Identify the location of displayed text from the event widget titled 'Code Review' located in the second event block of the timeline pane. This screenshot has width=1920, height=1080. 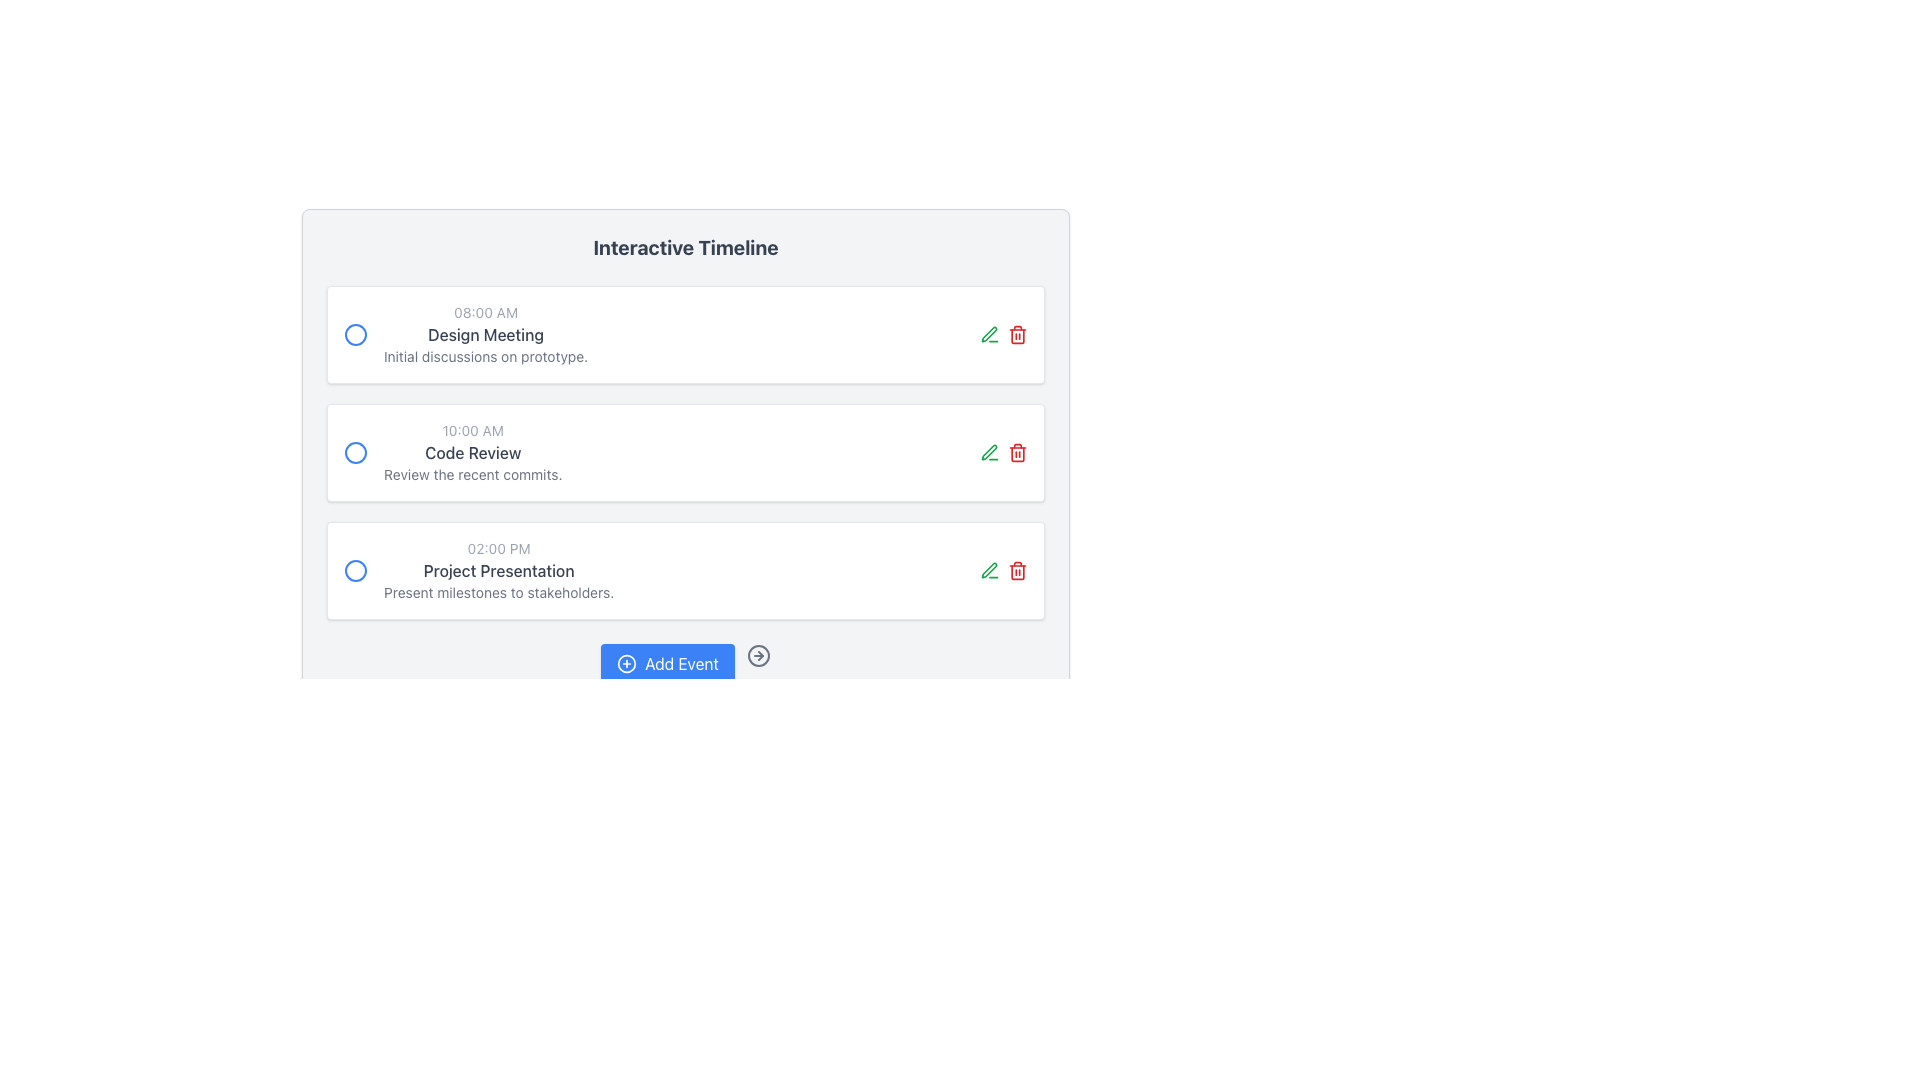
(452, 452).